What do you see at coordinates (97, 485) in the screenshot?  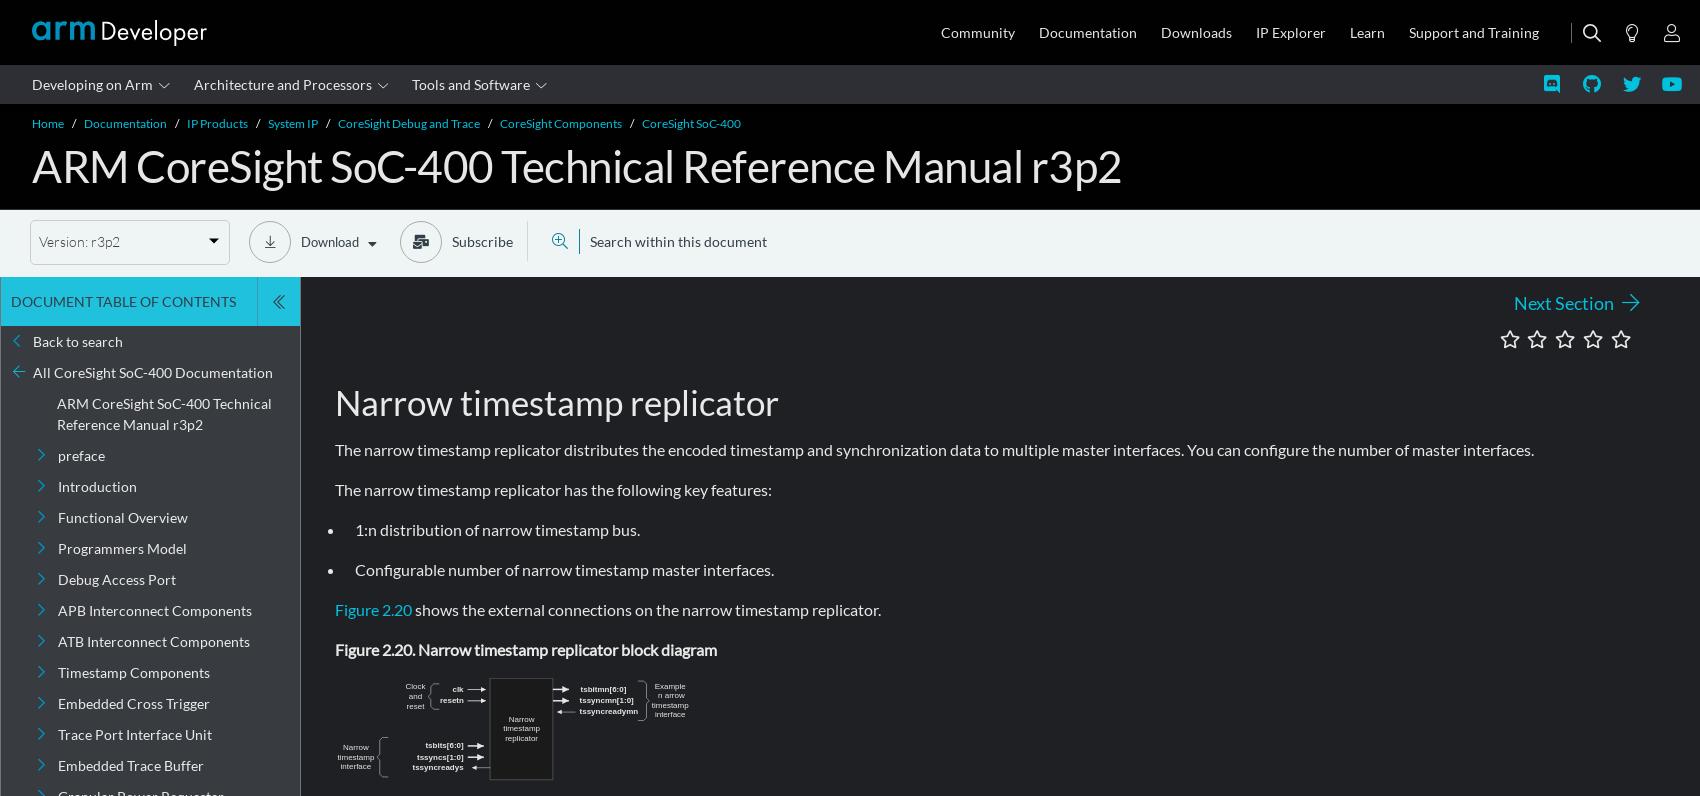 I see `'Introduction'` at bounding box center [97, 485].